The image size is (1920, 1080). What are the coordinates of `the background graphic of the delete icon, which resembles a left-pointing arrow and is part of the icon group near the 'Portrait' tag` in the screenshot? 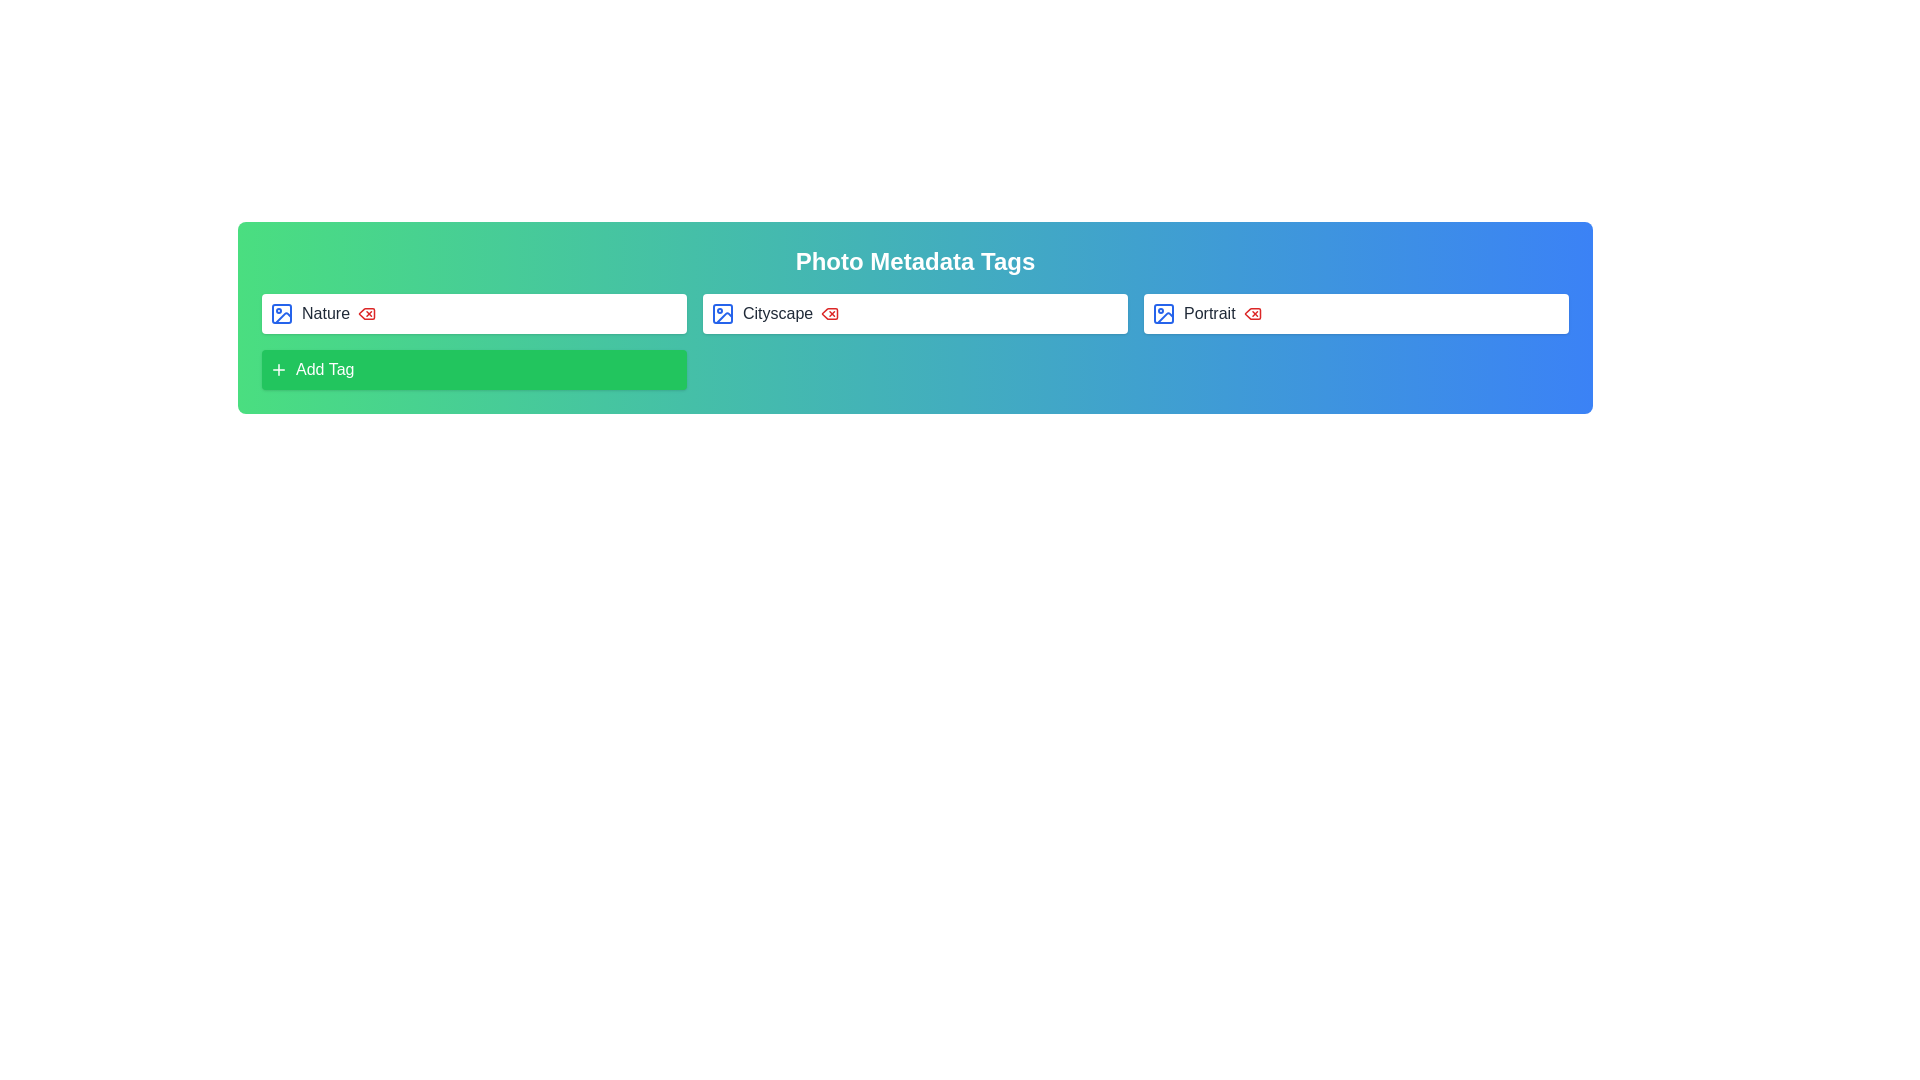 It's located at (1251, 313).